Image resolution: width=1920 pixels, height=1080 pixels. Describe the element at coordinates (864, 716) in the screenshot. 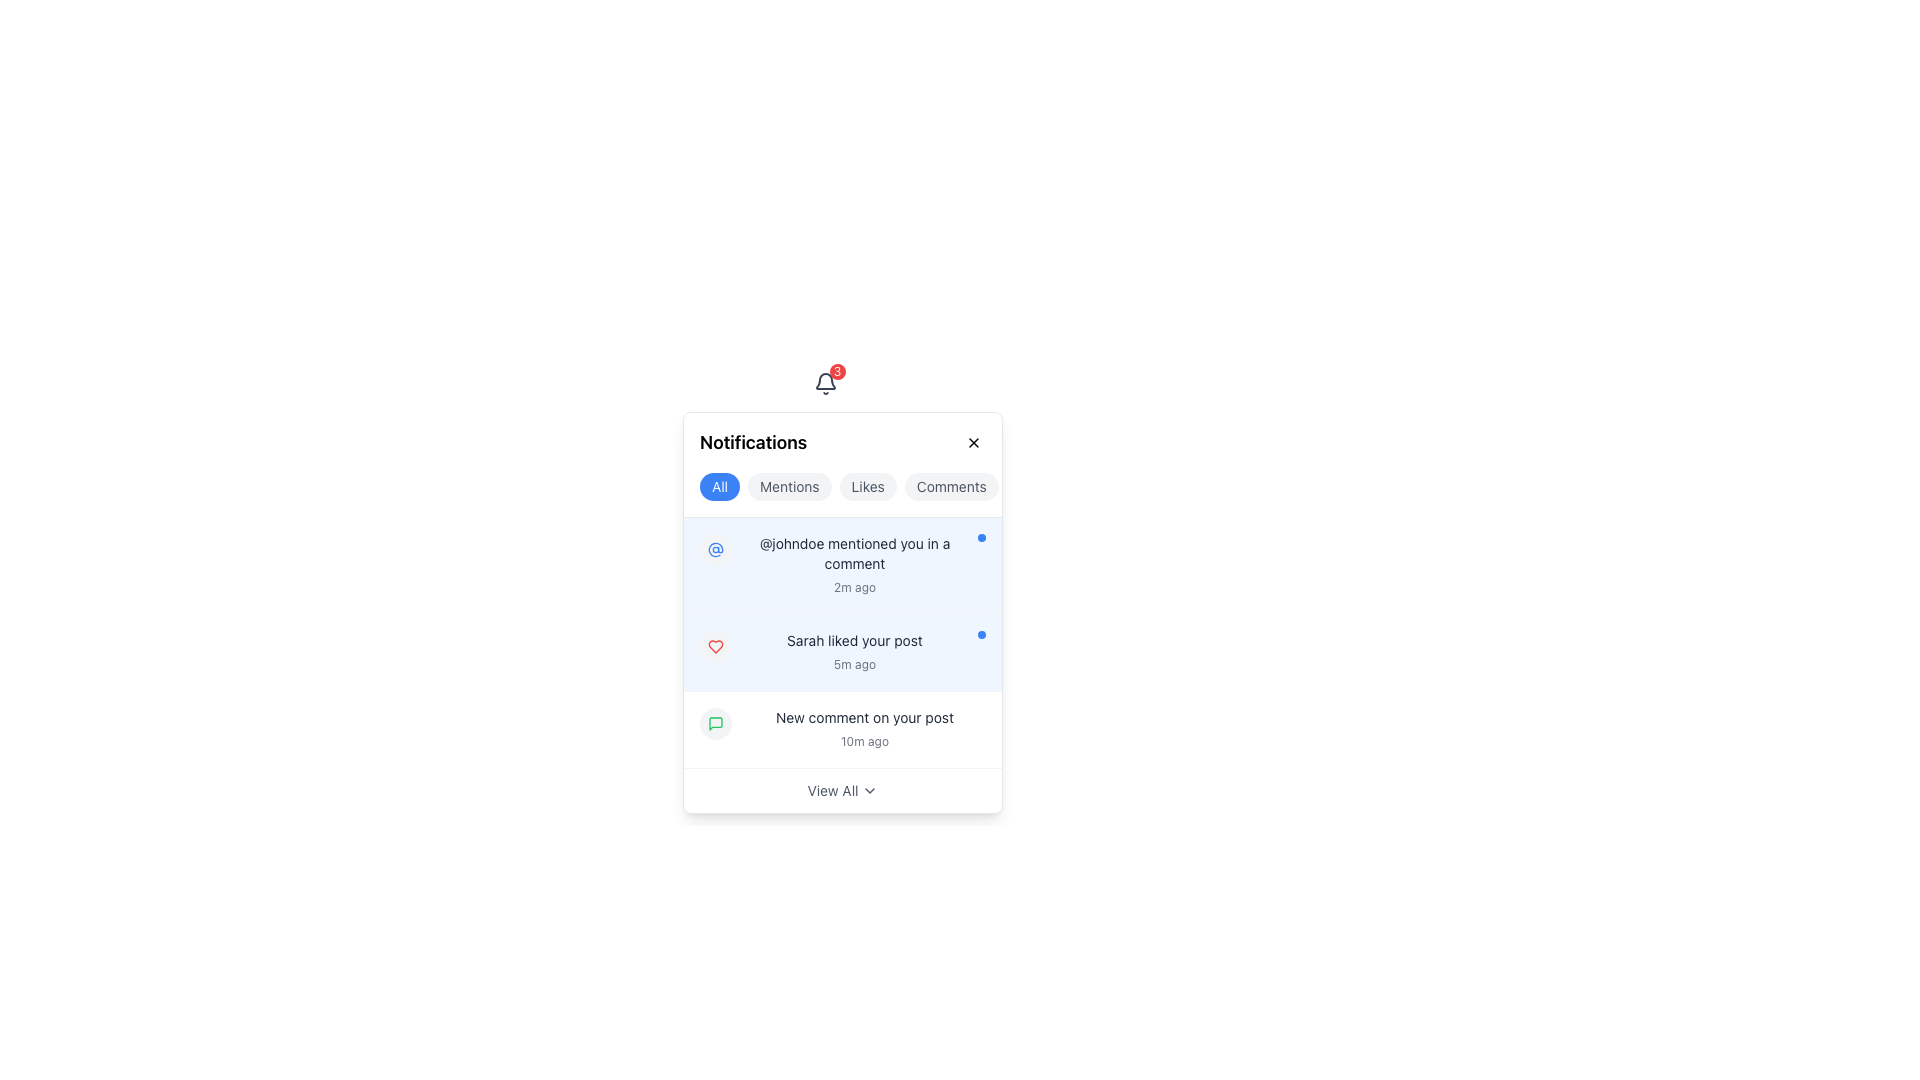

I see `the notification message indicating a new comment on the user's post, located in the lower region of the notification dropdown pane, directly above the time indicator '10m ago'` at that location.